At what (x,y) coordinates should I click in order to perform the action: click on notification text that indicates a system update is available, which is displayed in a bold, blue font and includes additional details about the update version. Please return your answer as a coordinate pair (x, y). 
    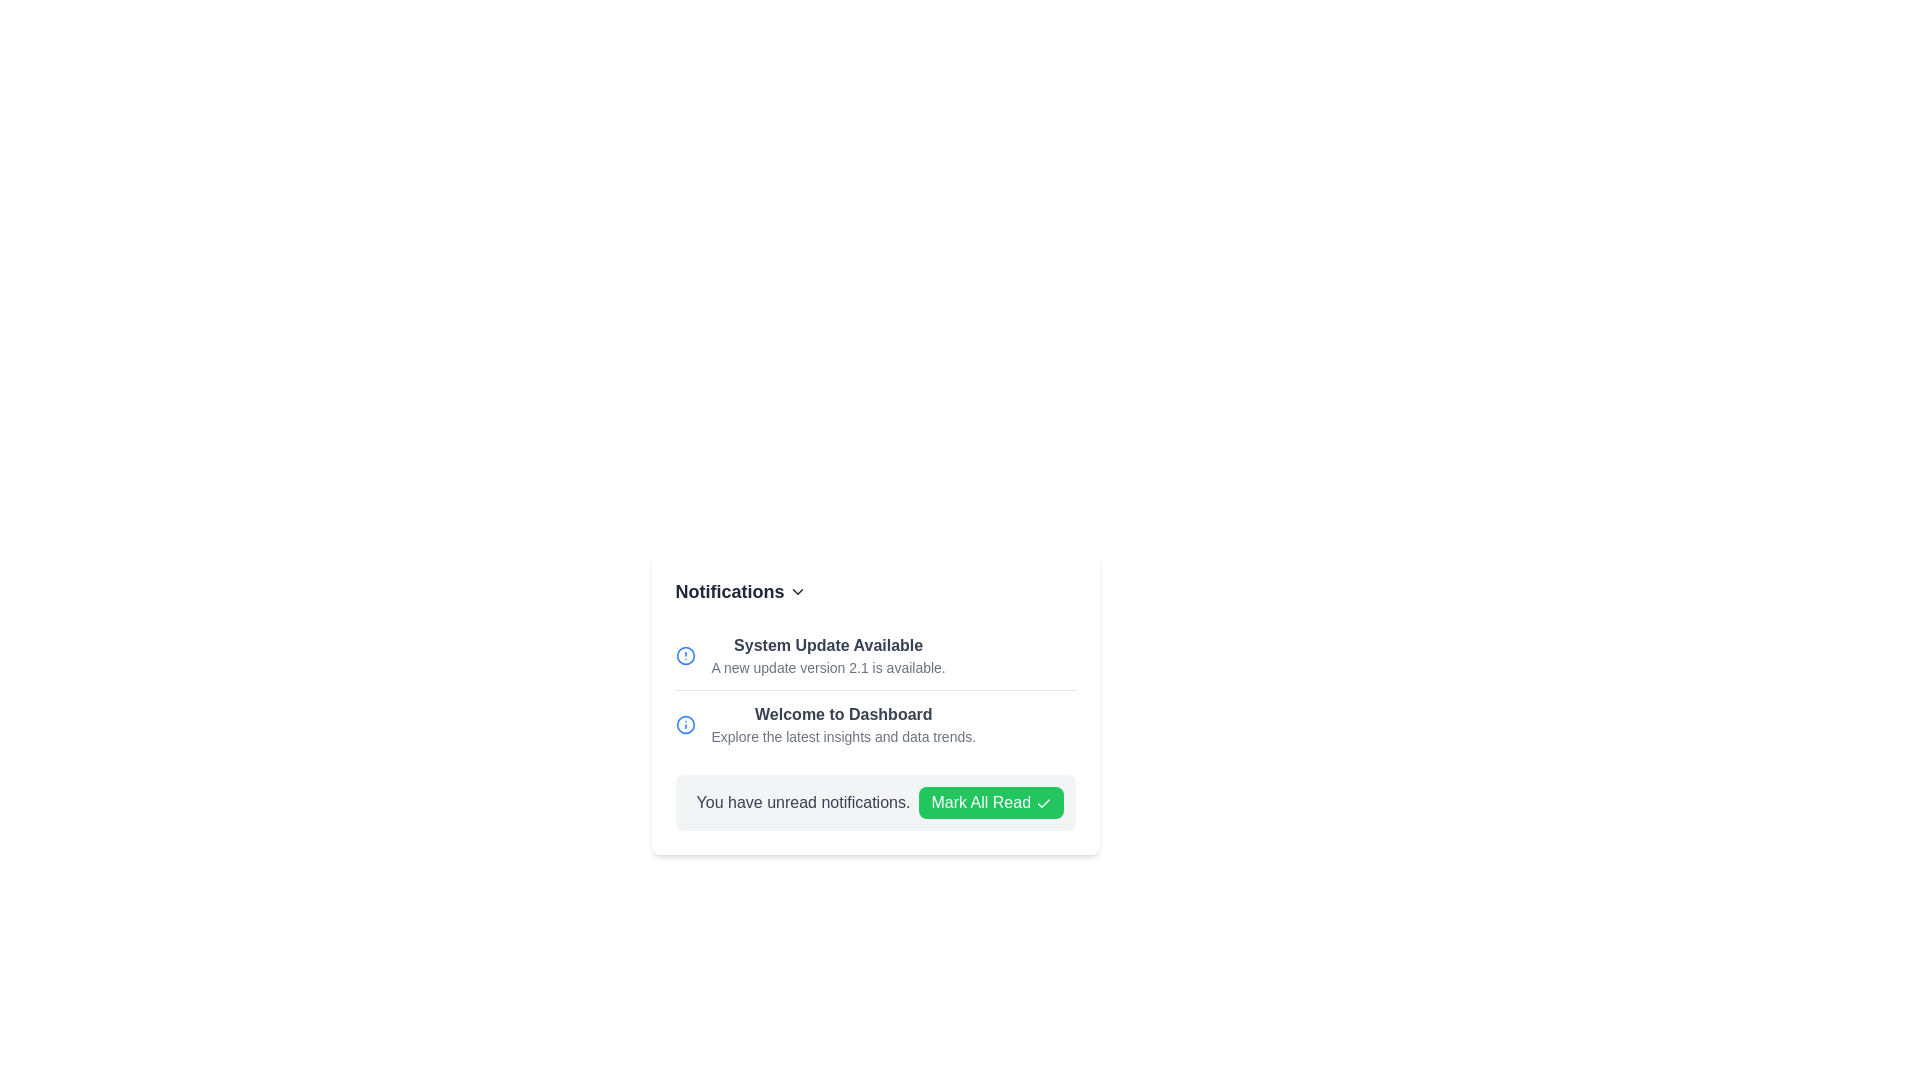
    Looking at the image, I should click on (875, 655).